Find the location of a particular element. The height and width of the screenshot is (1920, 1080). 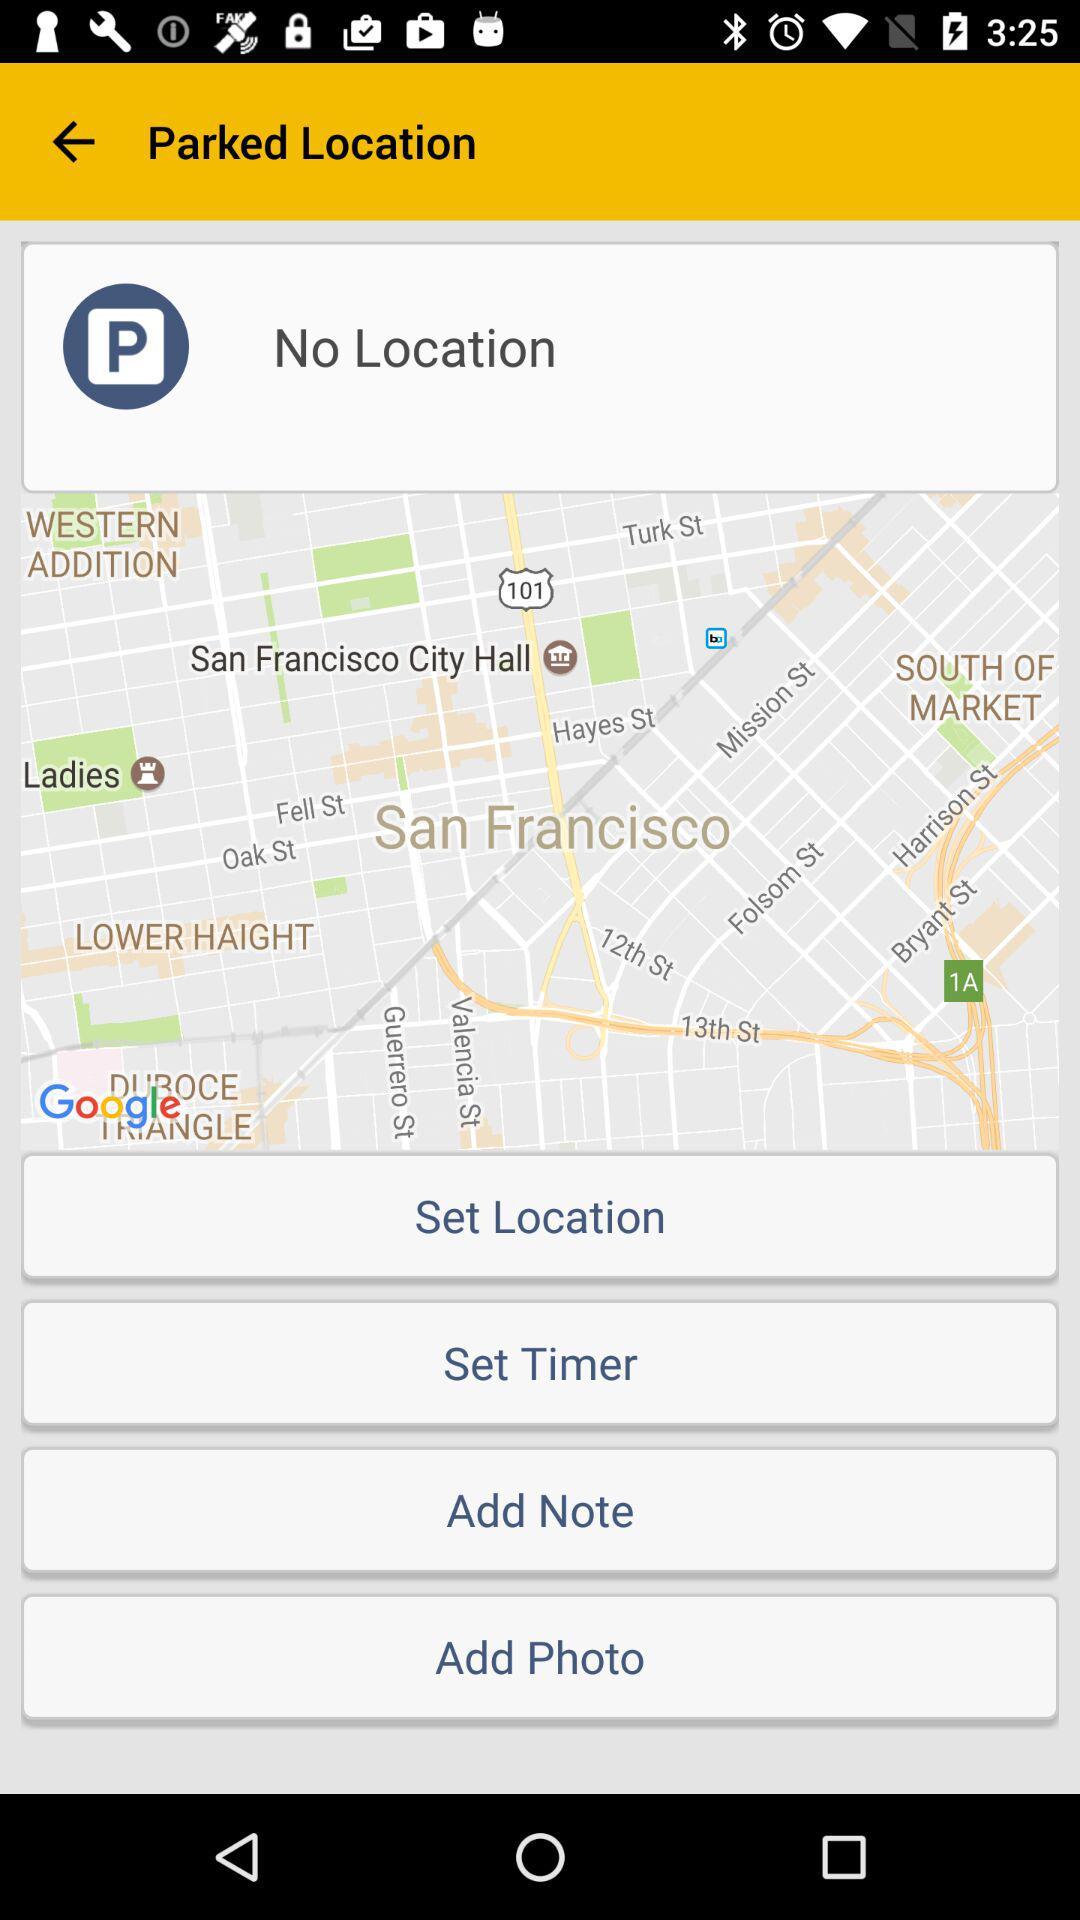

add note item is located at coordinates (540, 1509).